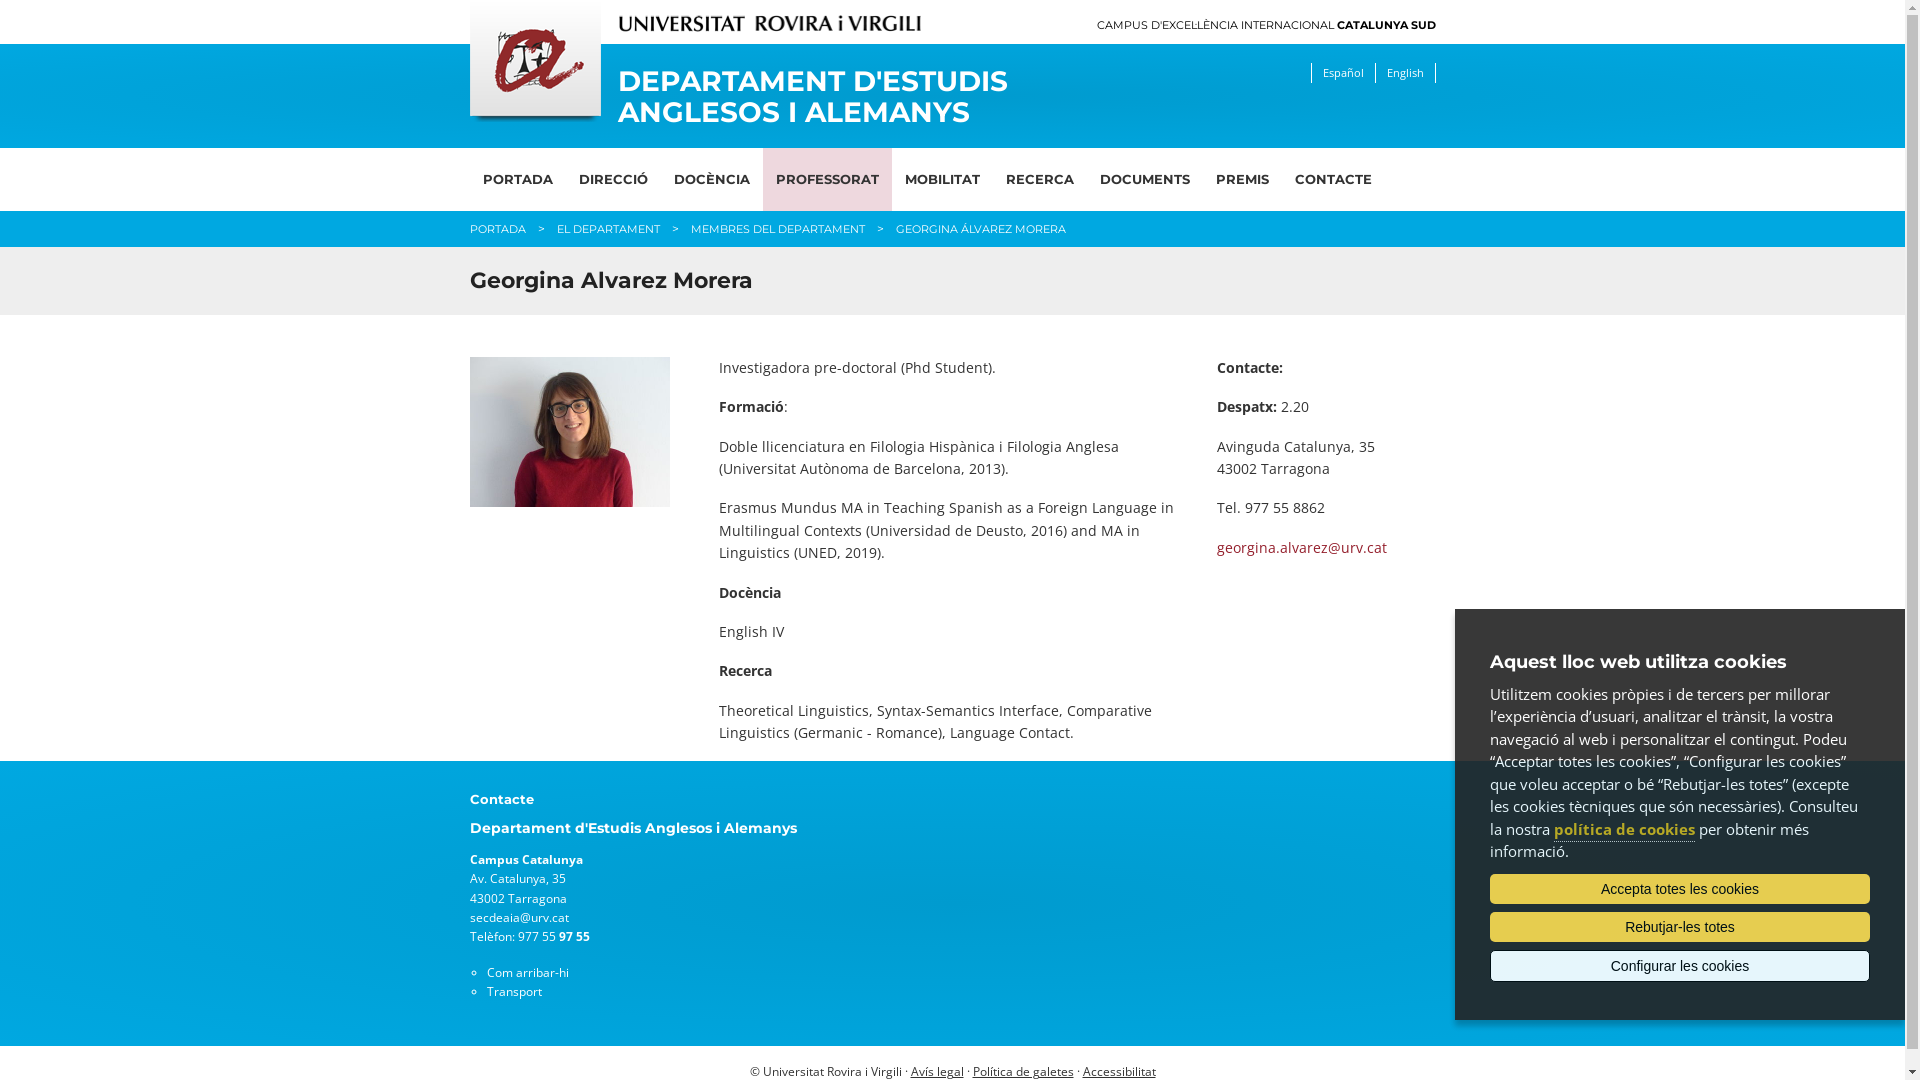 The width and height of the screenshot is (1920, 1080). Describe the element at coordinates (828, 96) in the screenshot. I see `'DEPARTAMENT D'ESTUDIS ANGLESOS I ALEMANYS'` at that location.